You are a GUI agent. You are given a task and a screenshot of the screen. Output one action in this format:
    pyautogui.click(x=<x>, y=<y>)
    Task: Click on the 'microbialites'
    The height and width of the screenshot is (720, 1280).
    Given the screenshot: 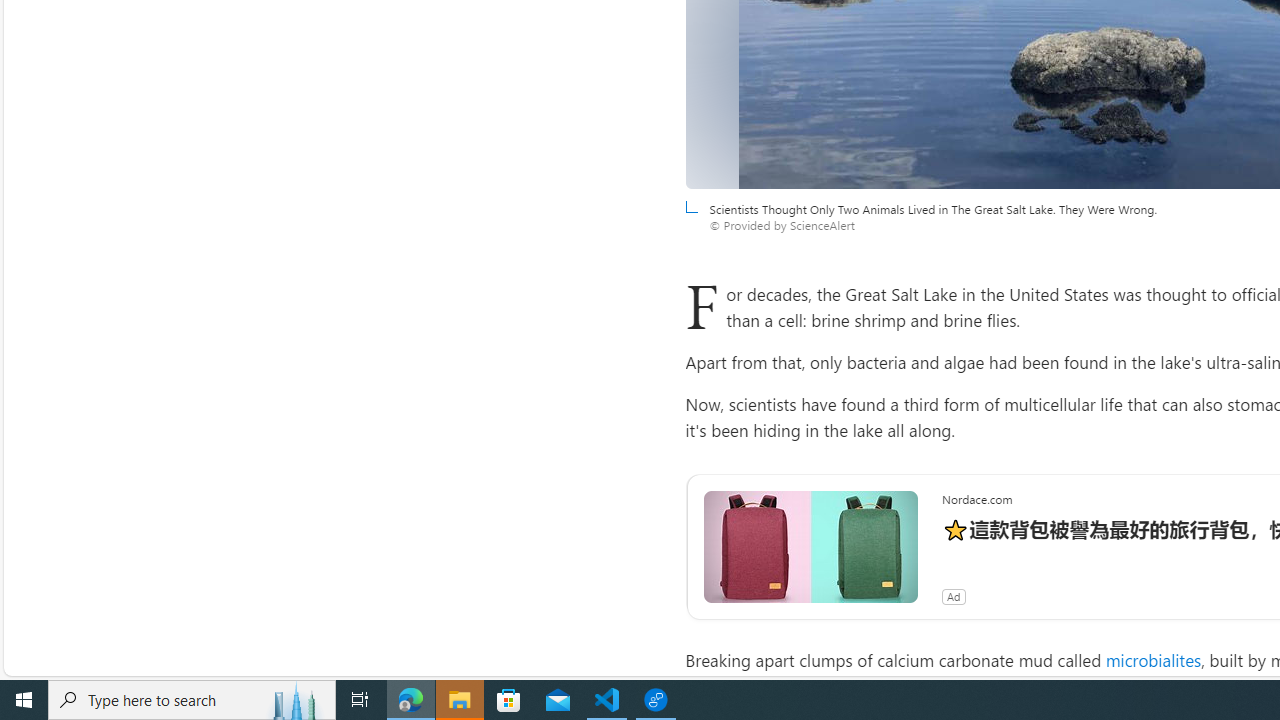 What is the action you would take?
    pyautogui.click(x=1153, y=659)
    